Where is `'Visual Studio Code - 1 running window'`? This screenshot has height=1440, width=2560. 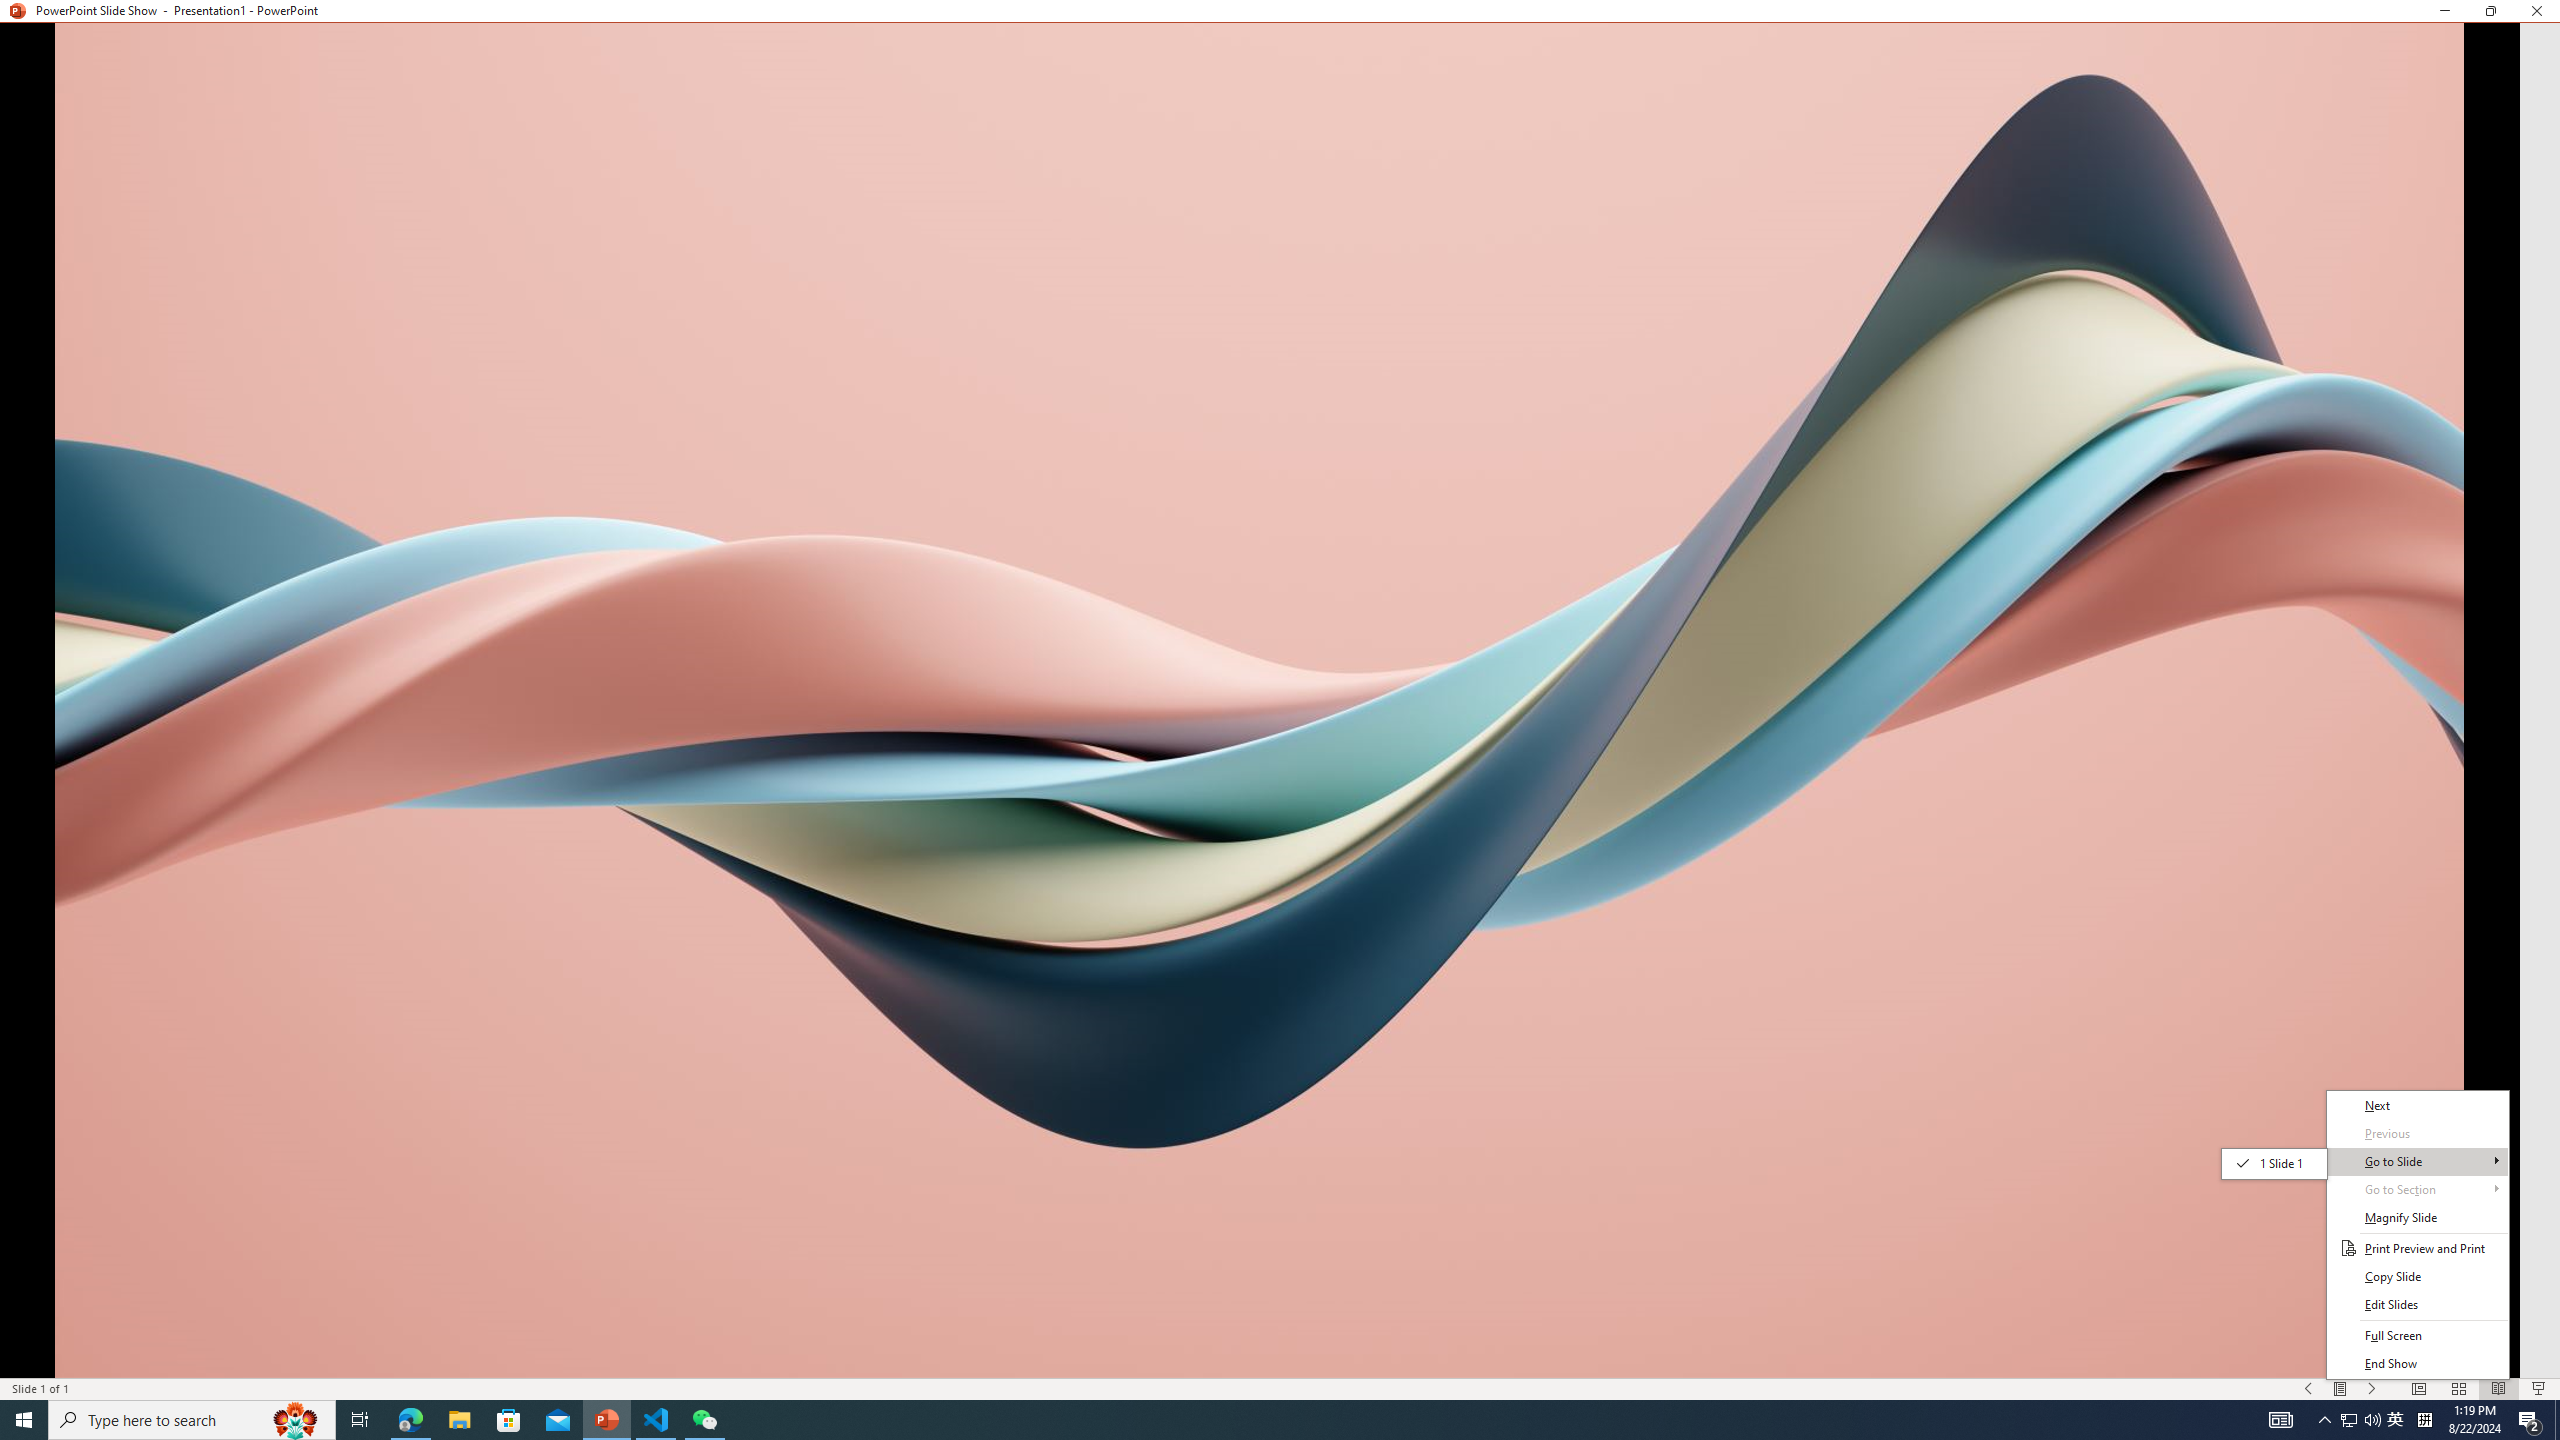
'Visual Studio Code - 1 running window' is located at coordinates (656, 1418).